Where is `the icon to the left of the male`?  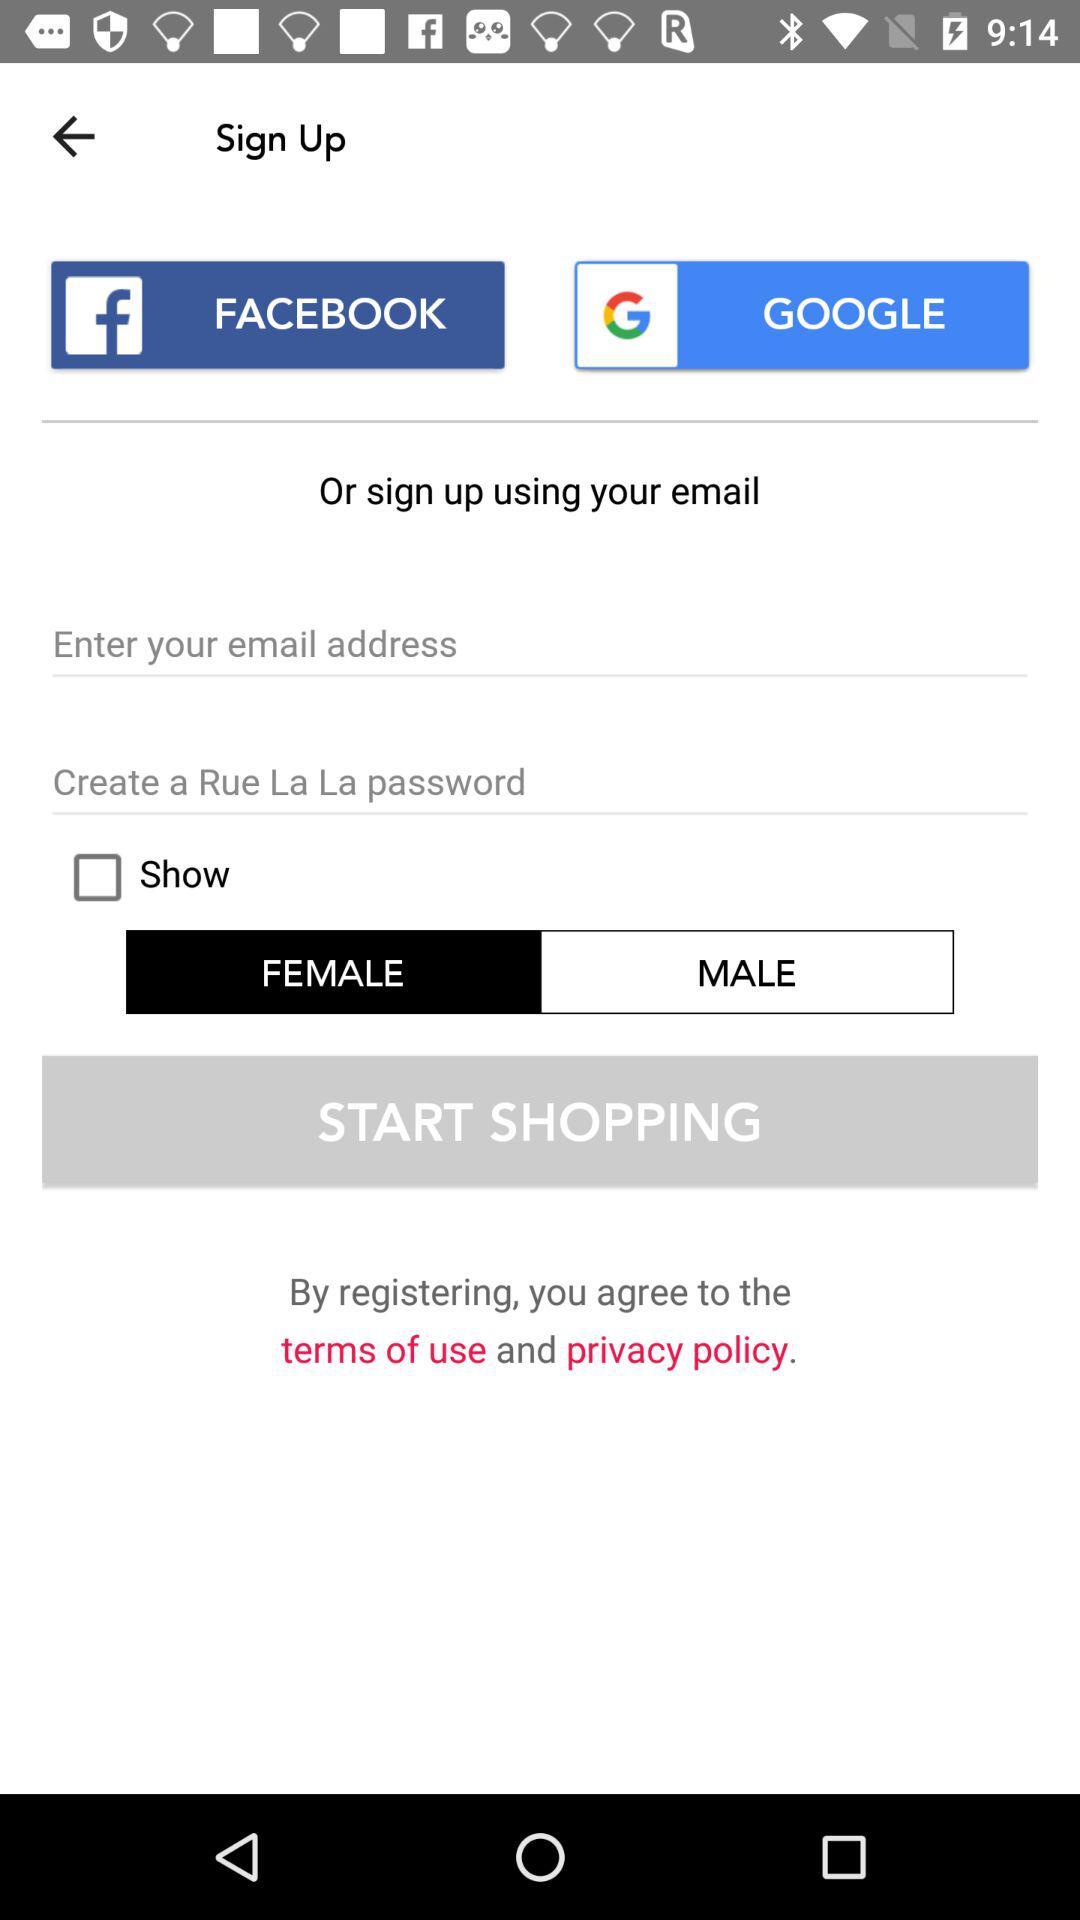 the icon to the left of the male is located at coordinates (141, 877).